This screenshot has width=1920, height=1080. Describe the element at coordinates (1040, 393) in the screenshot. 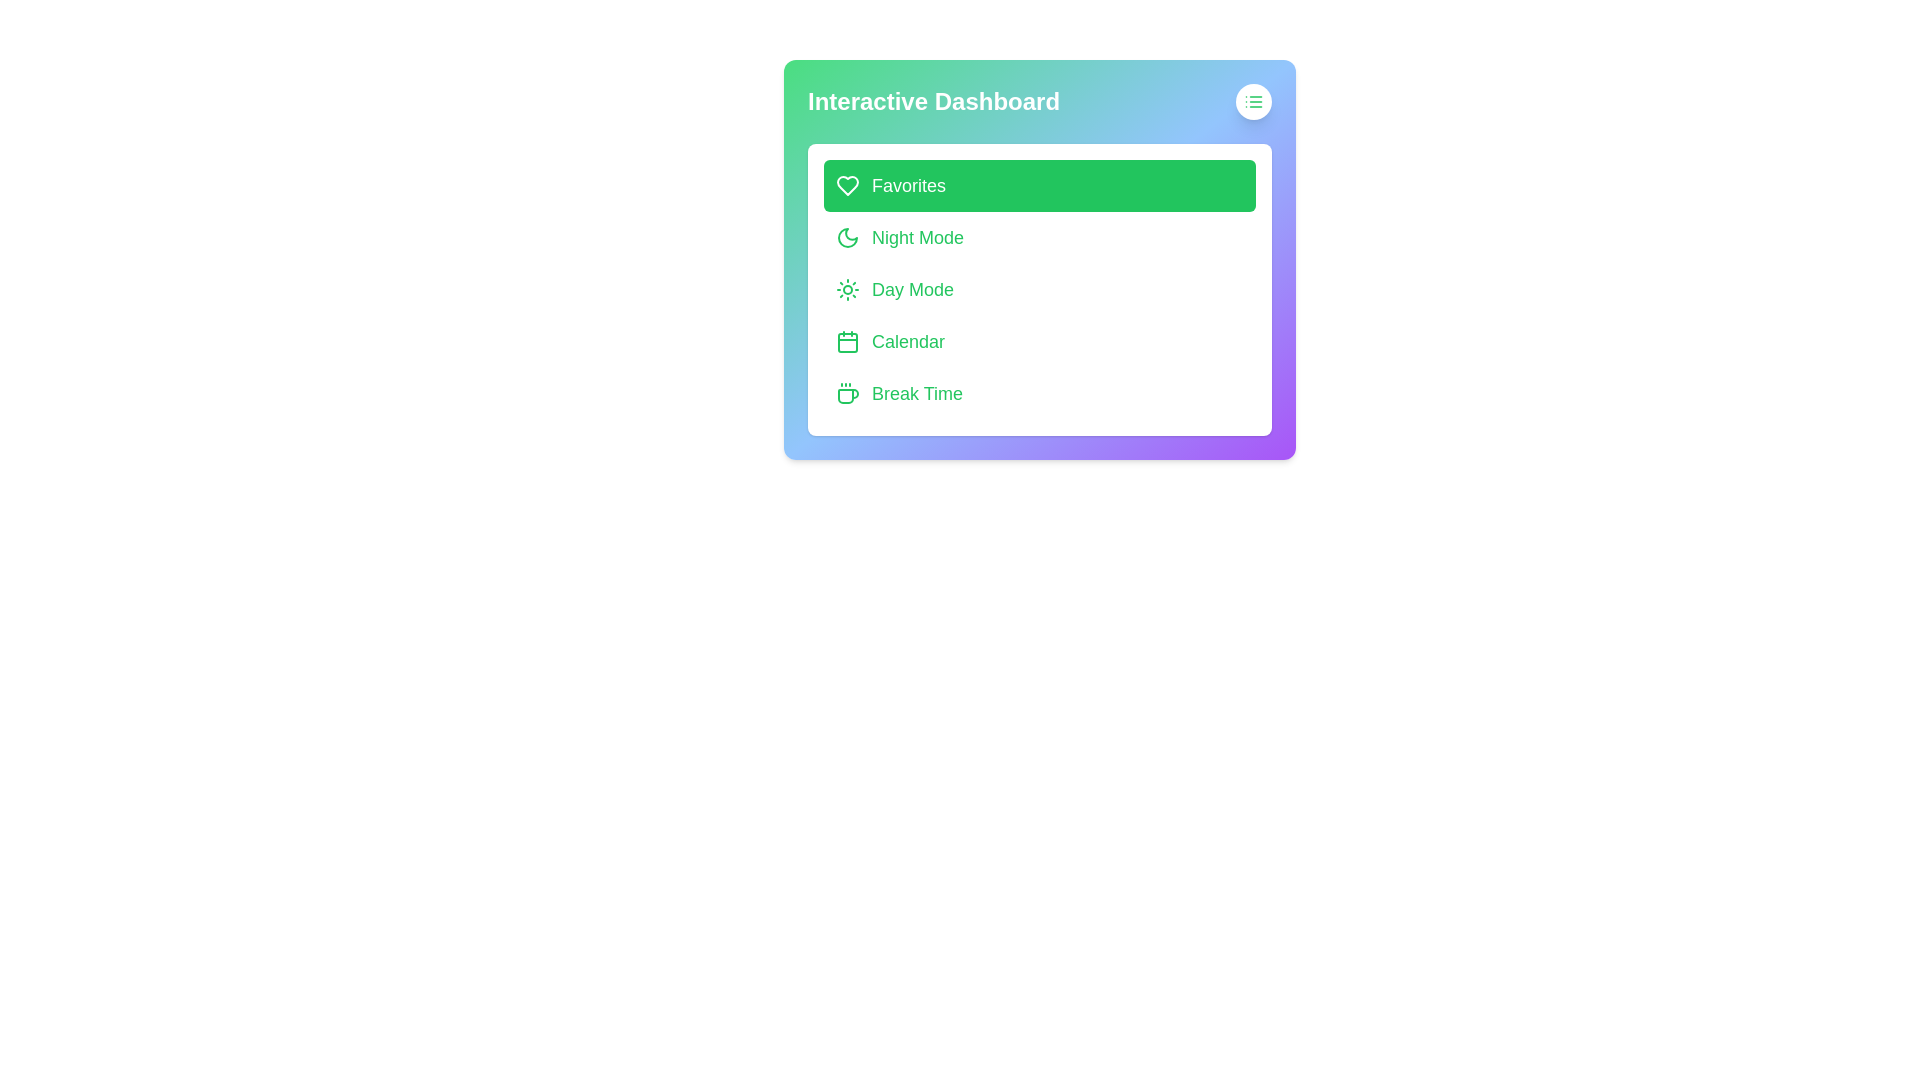

I see `the menu item Break Time to observe its hover effect` at that location.